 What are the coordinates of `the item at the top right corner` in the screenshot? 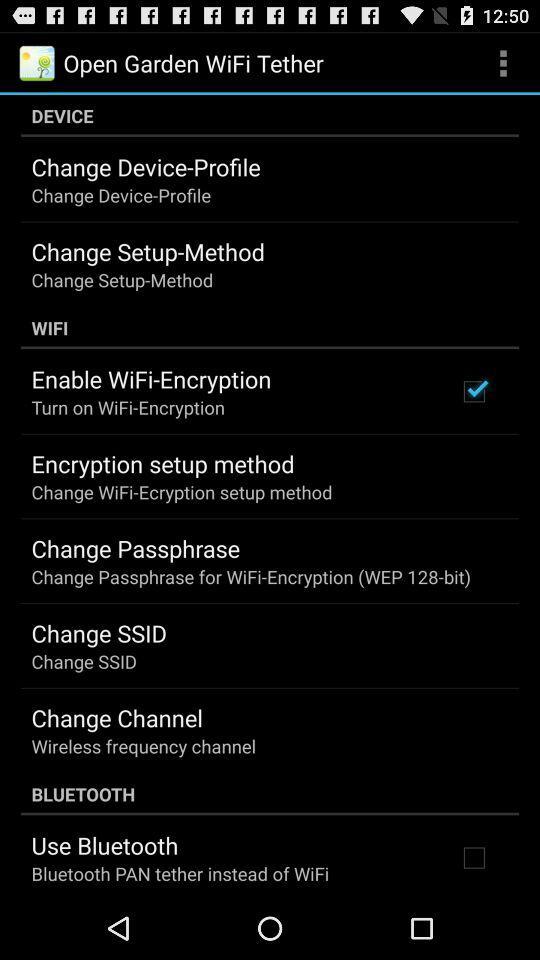 It's located at (502, 62).